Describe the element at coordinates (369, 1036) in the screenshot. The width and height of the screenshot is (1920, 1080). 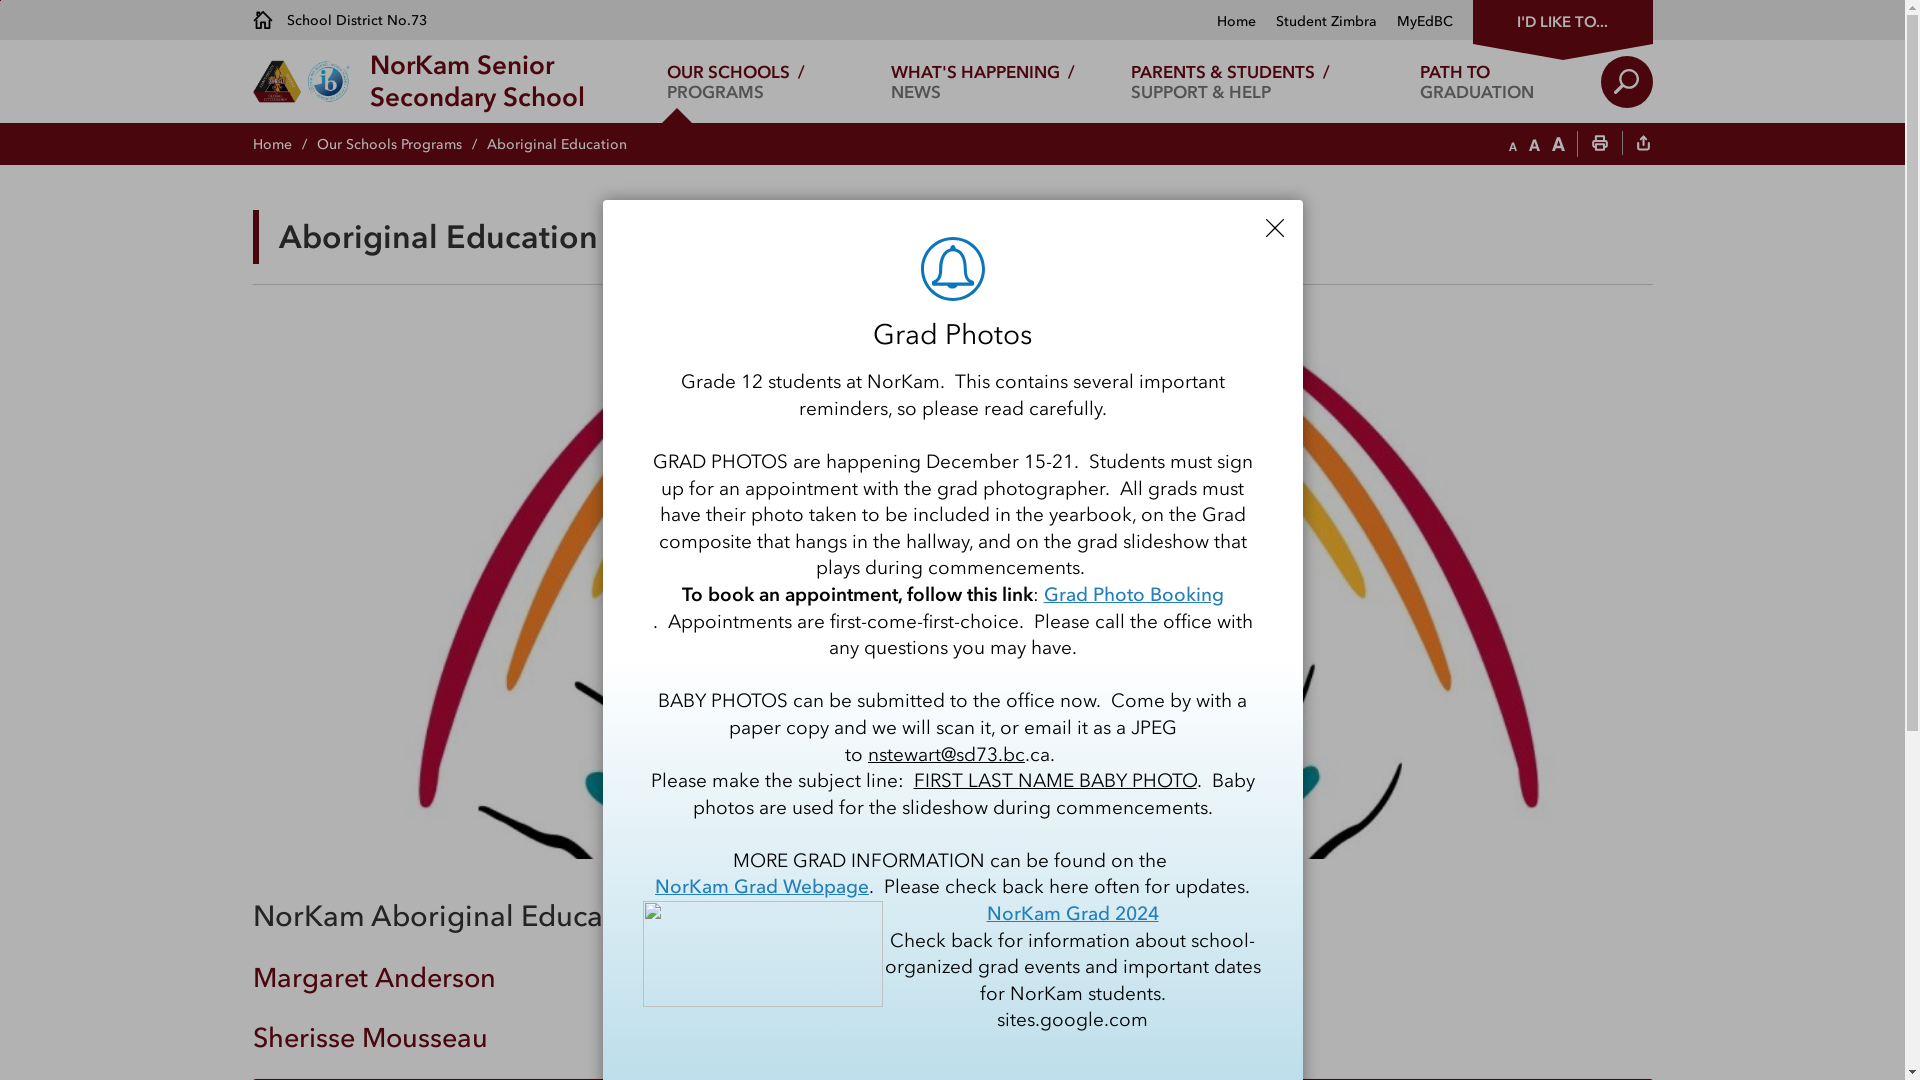
I see `'Sherisse Mousseau'` at that location.